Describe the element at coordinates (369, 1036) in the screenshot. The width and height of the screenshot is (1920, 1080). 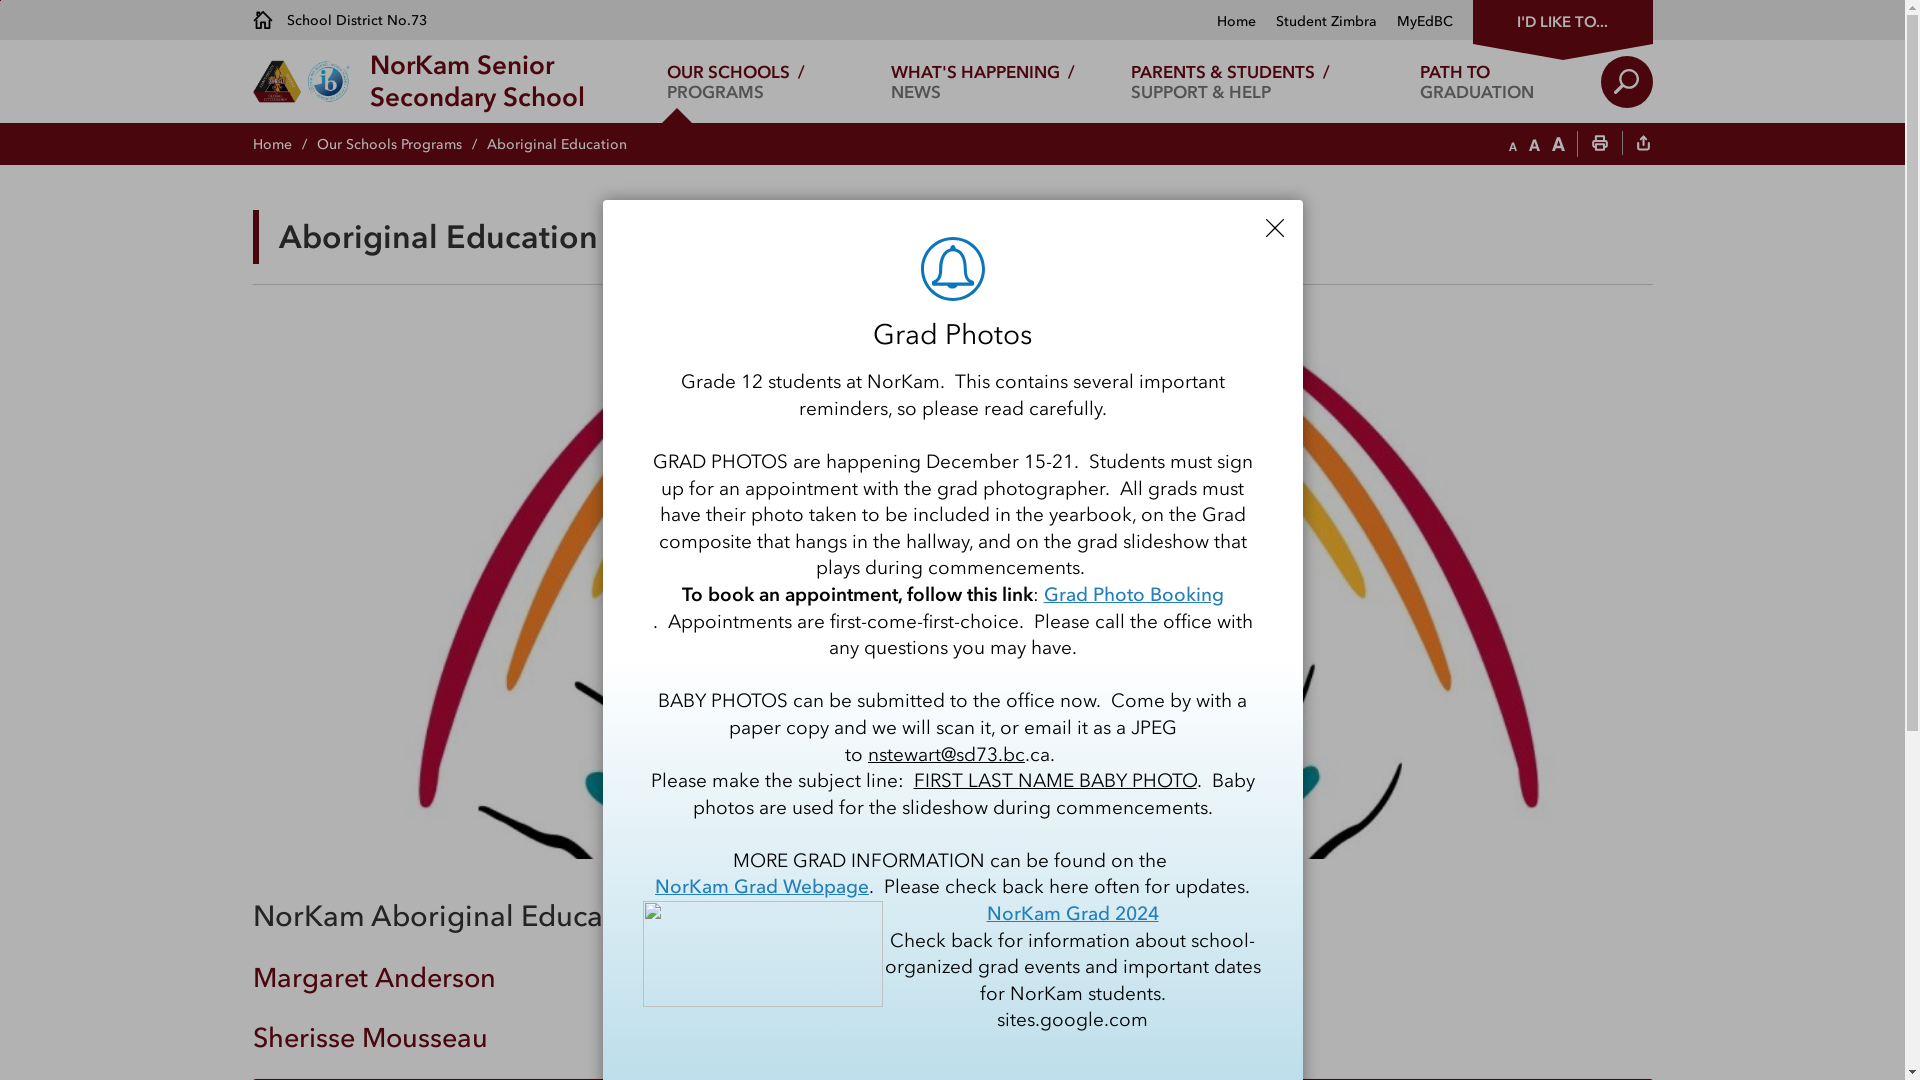
I see `'Sherisse Mousseau'` at that location.